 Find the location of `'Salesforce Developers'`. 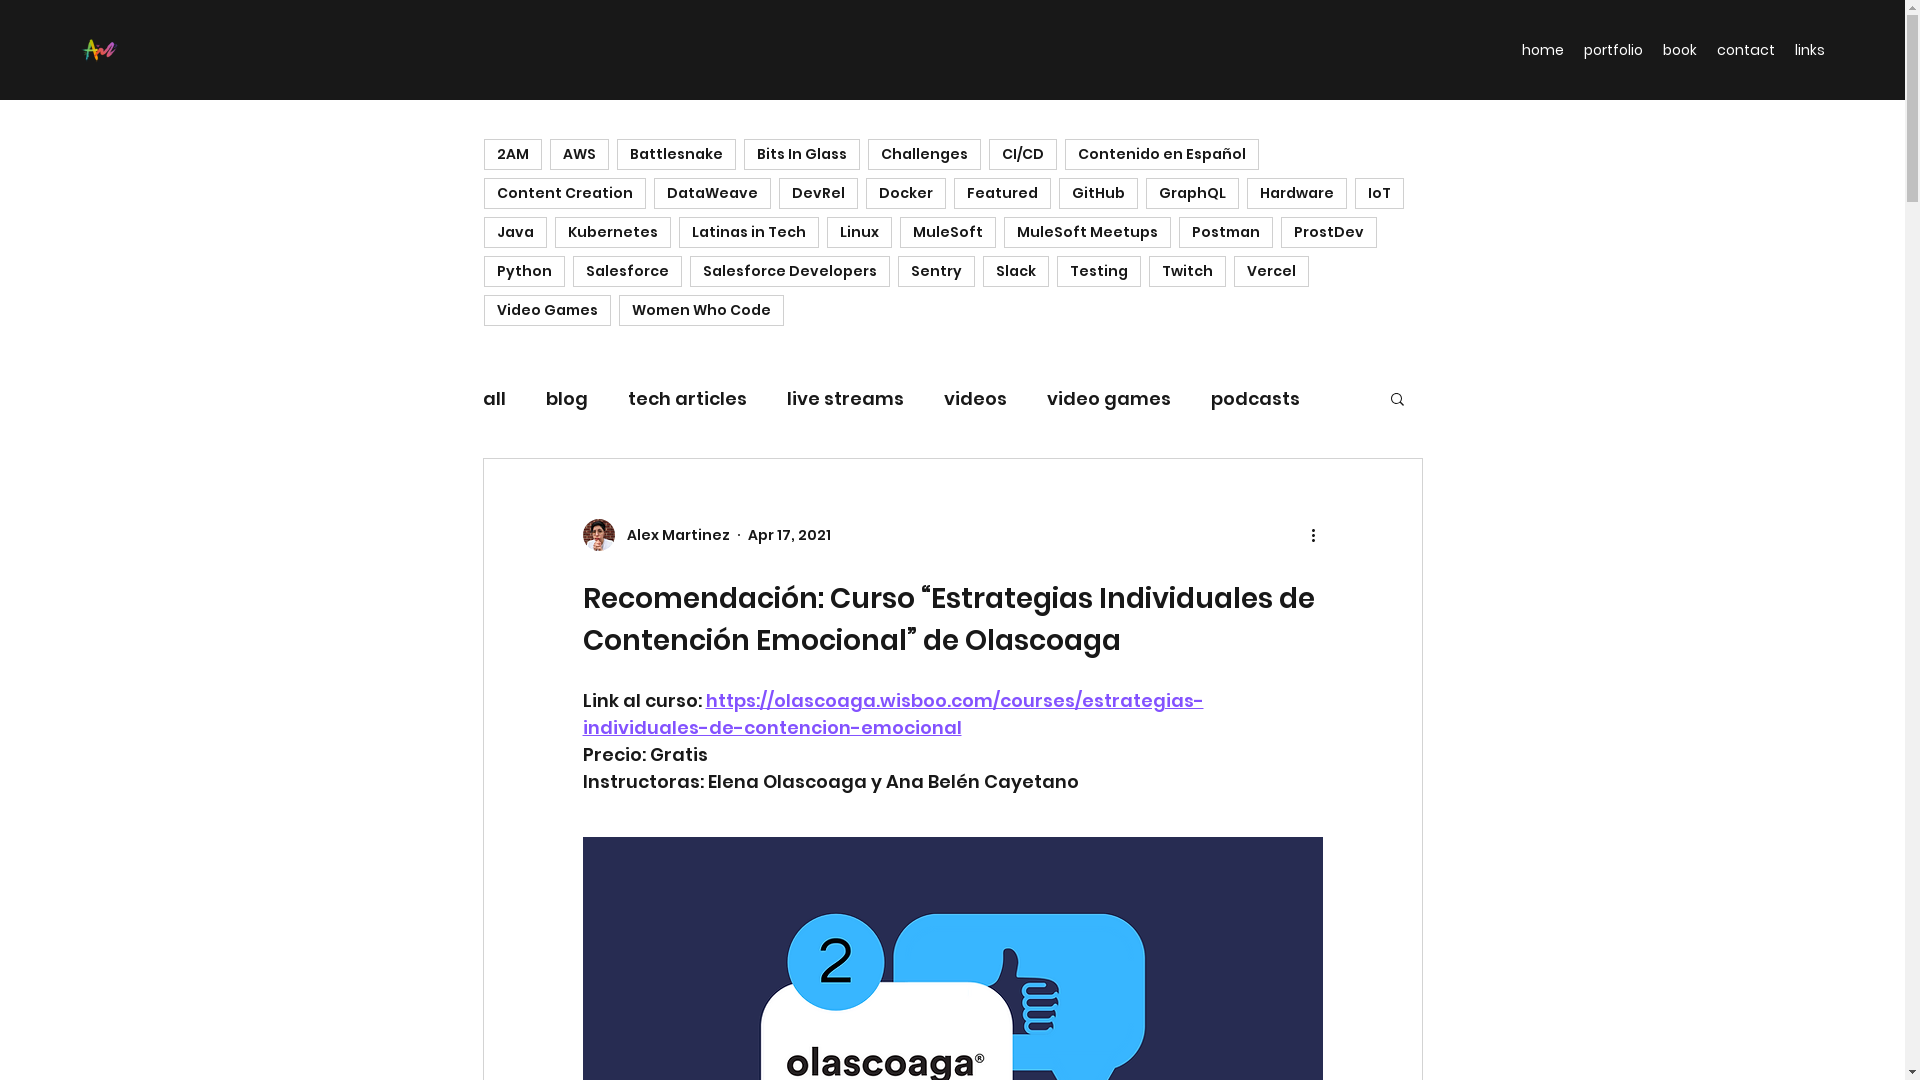

'Salesforce Developers' is located at coordinates (690, 271).